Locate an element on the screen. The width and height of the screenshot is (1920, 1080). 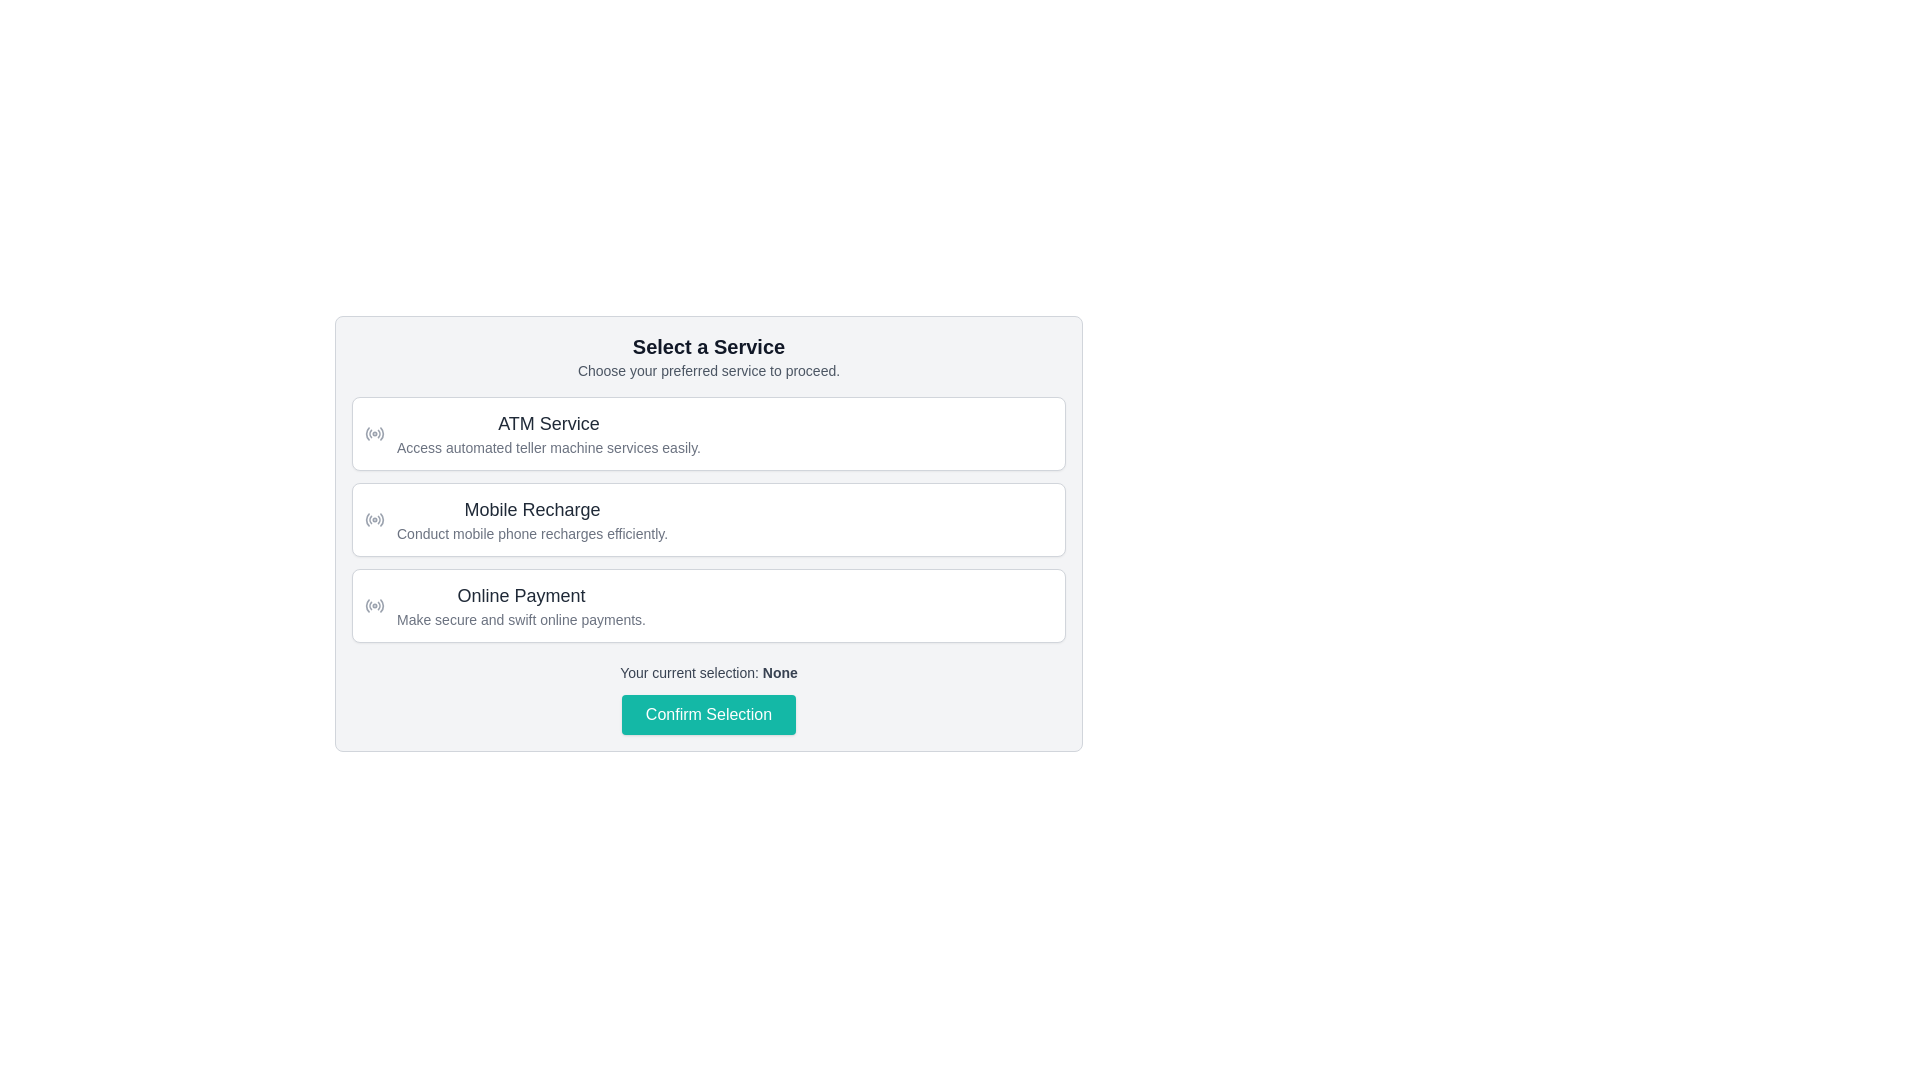
text label that contains the message 'Make secure and swift online payments.' located beneath the 'Online Payment' title in a services panel is located at coordinates (521, 619).